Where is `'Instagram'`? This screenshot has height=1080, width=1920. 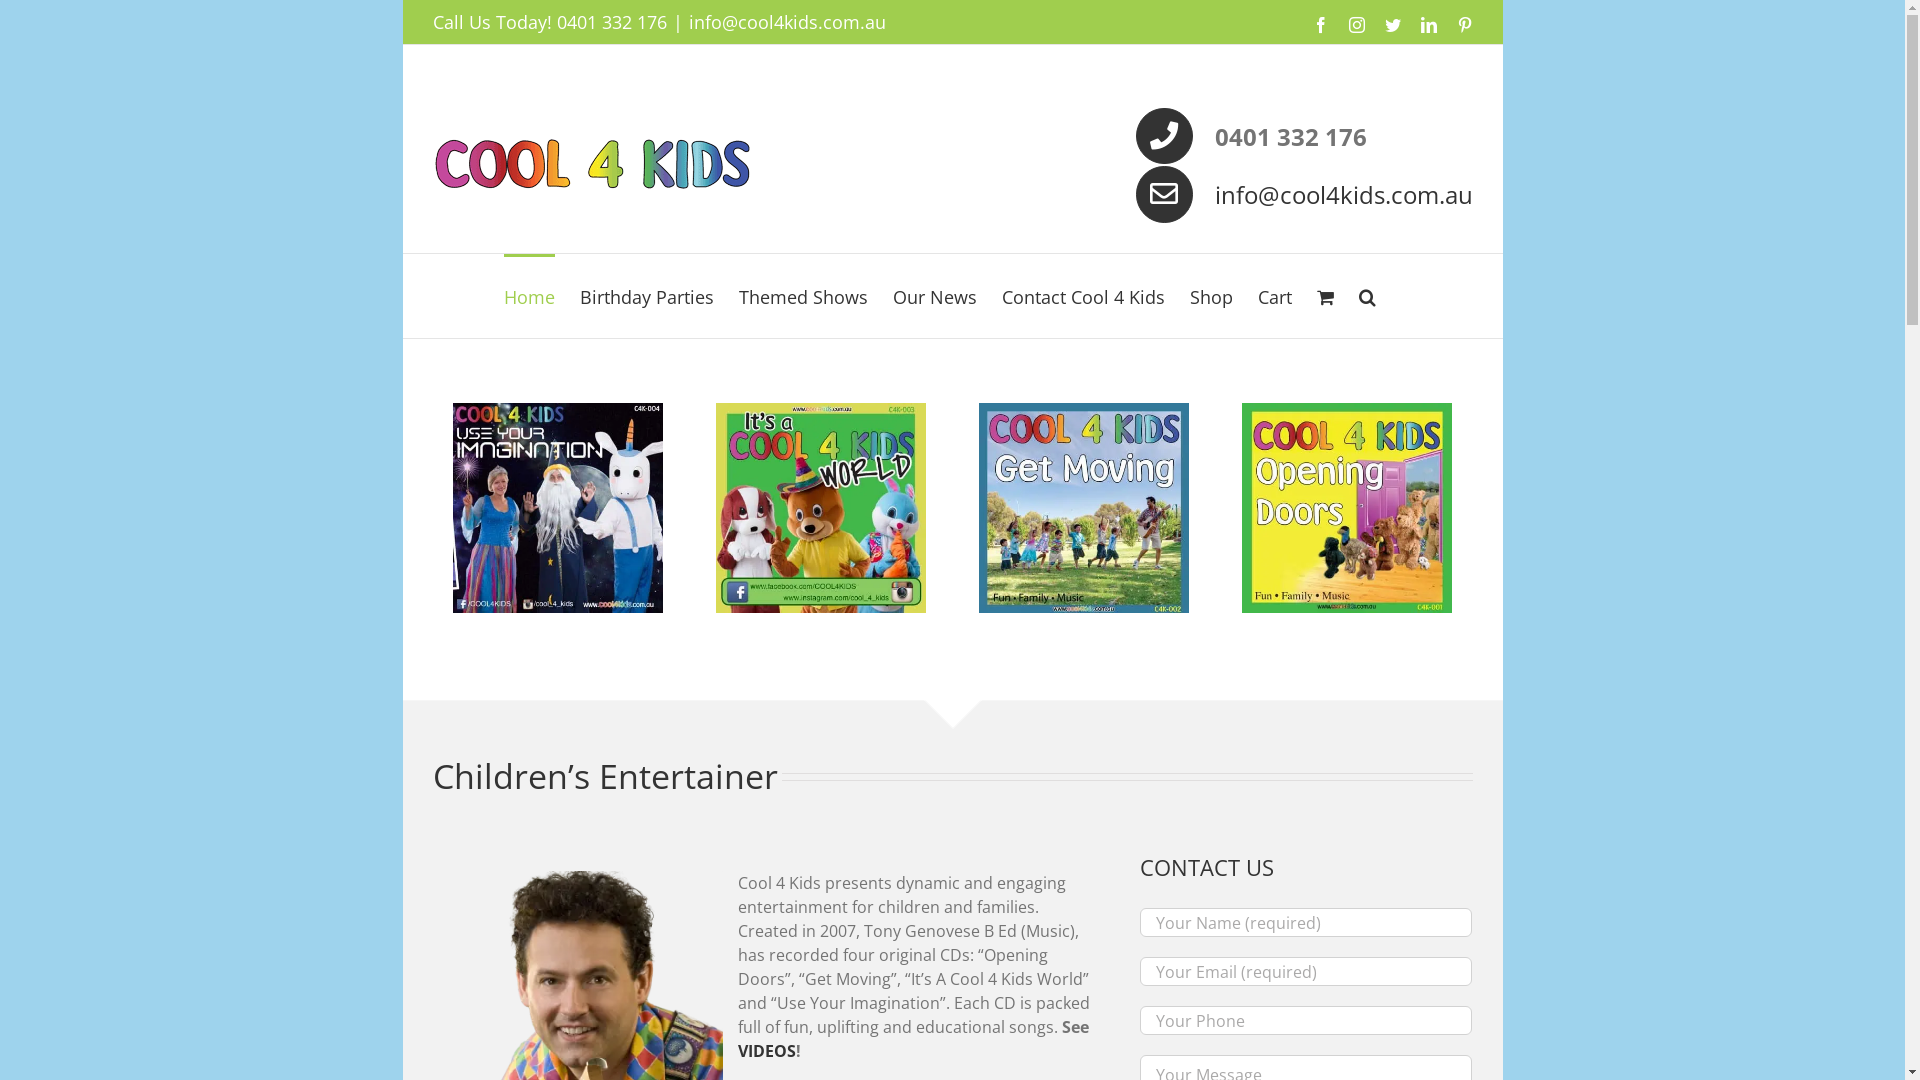 'Instagram' is located at coordinates (1356, 24).